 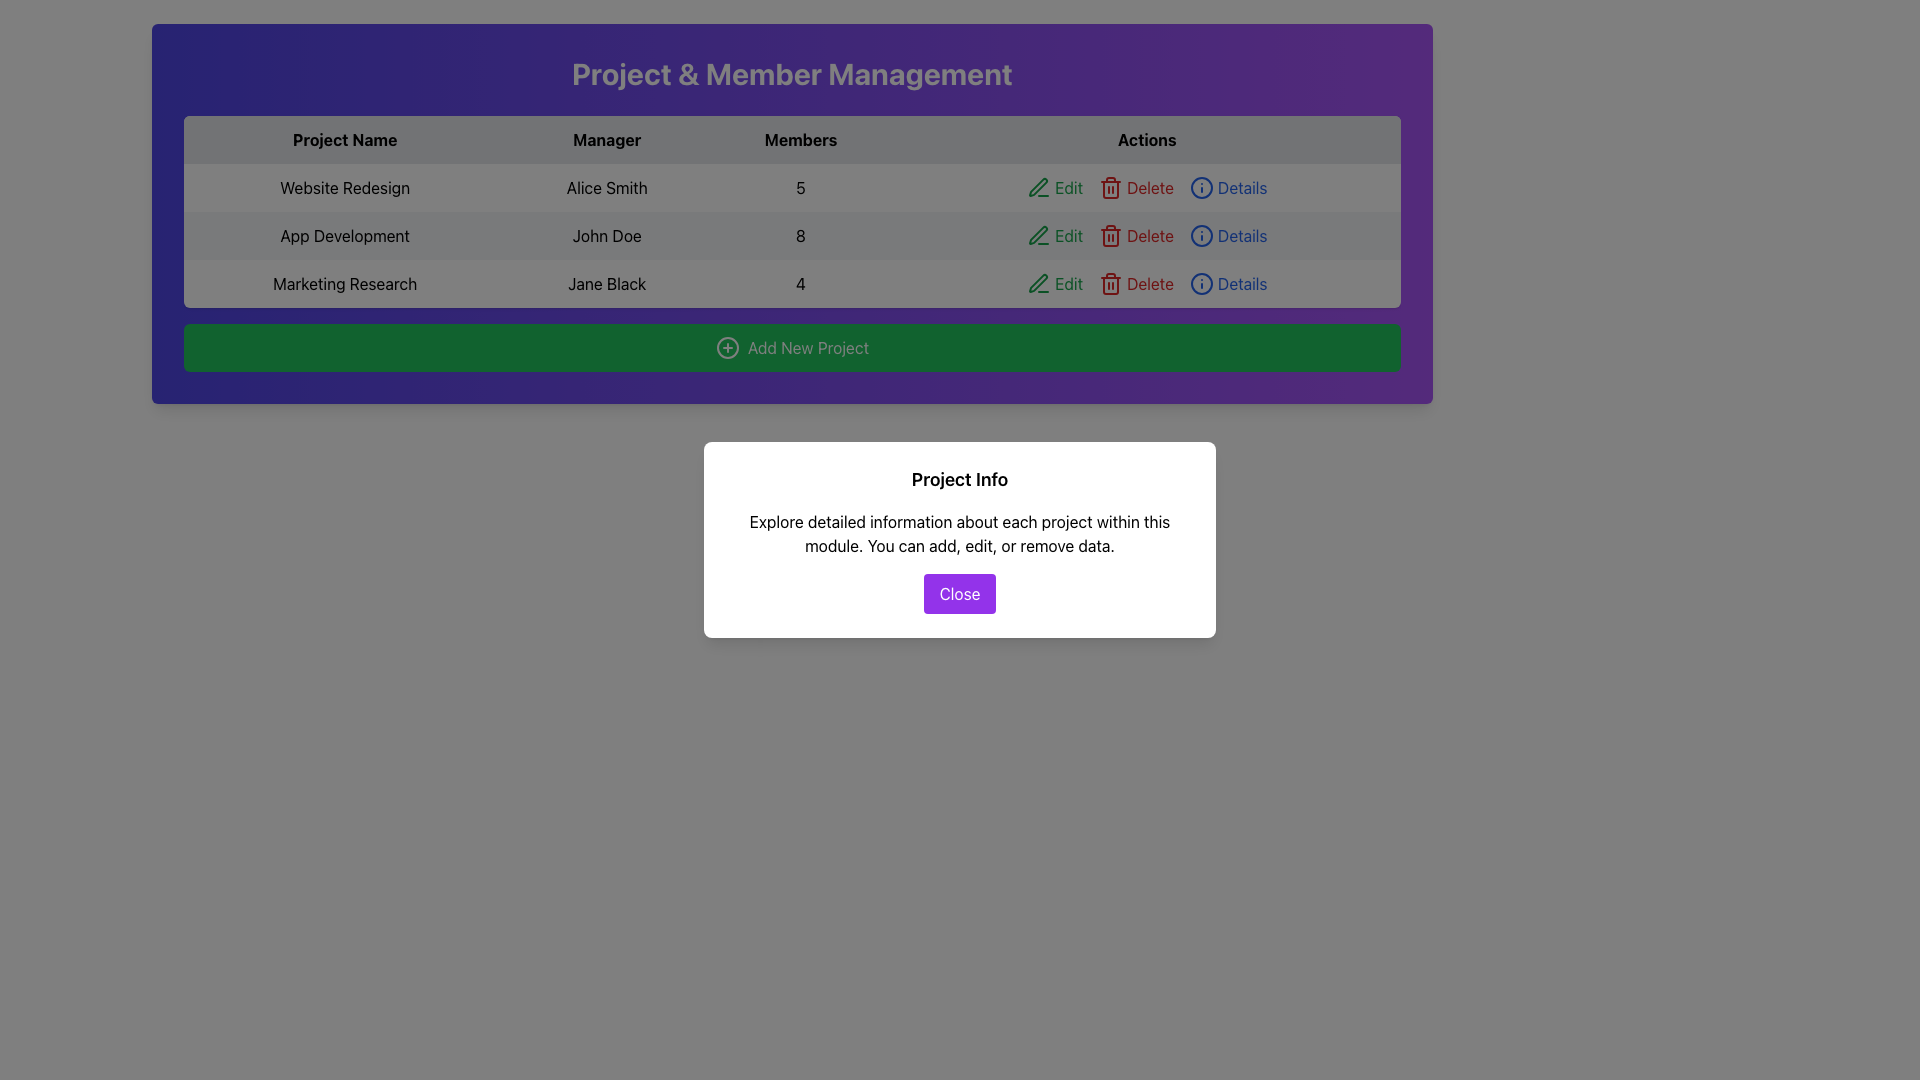 I want to click on text in the modal dialog that presents information about projects, specifically focusing on the descriptive paragraph beneath the title and before the 'Close' button, so click(x=960, y=540).